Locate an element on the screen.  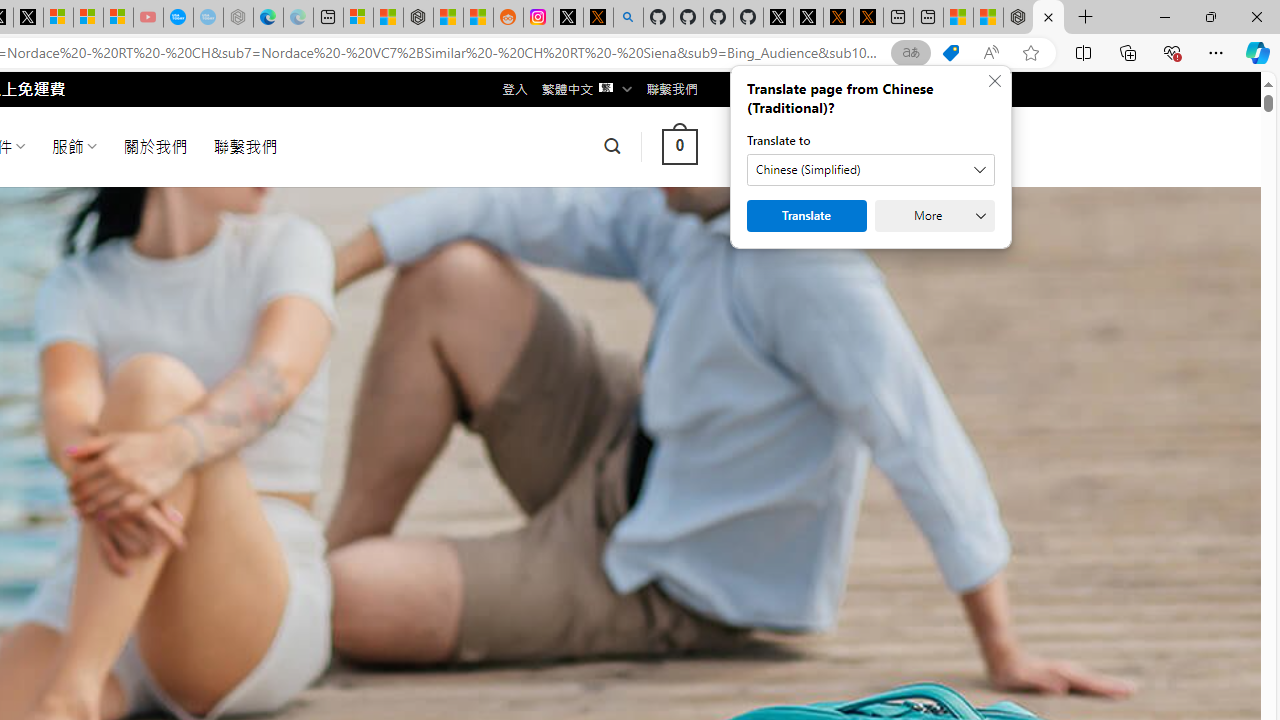
'X Privacy Policy' is located at coordinates (868, 17).